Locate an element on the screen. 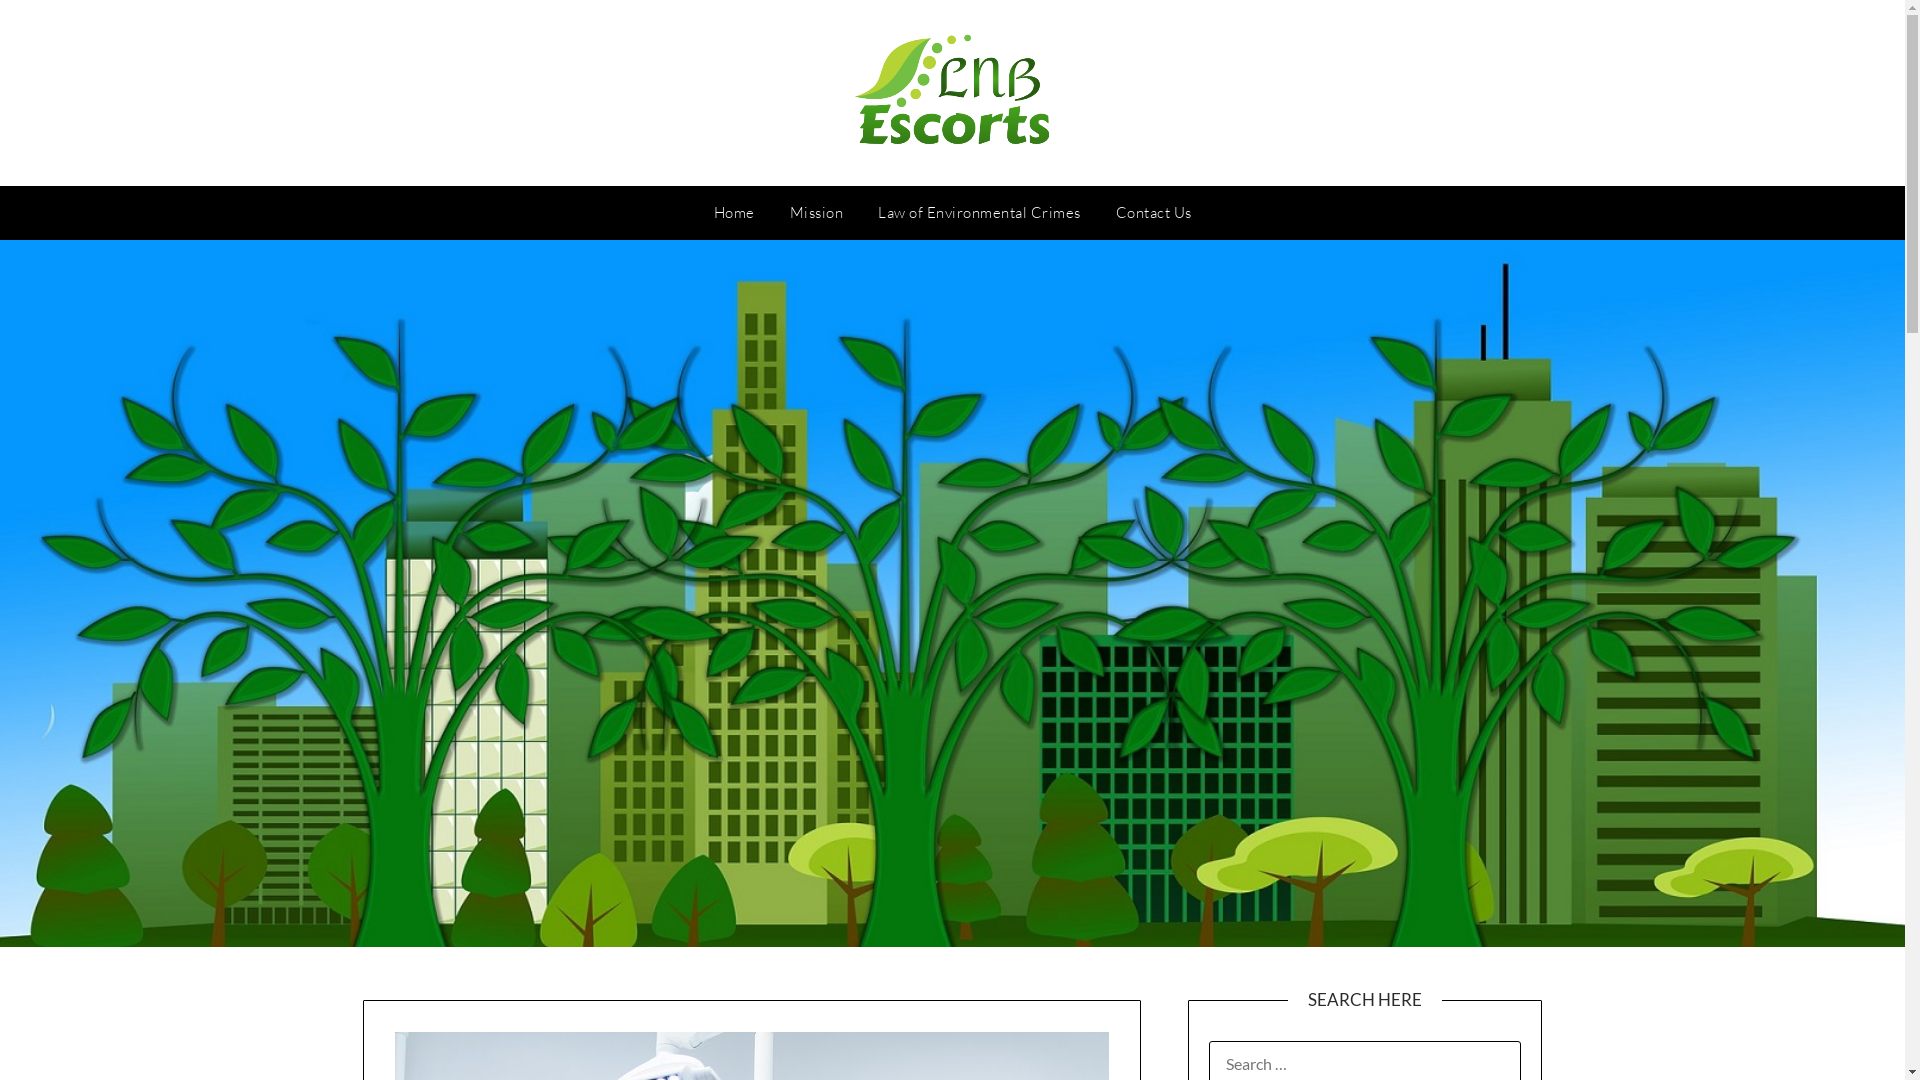  'Contact Us' is located at coordinates (1153, 212).